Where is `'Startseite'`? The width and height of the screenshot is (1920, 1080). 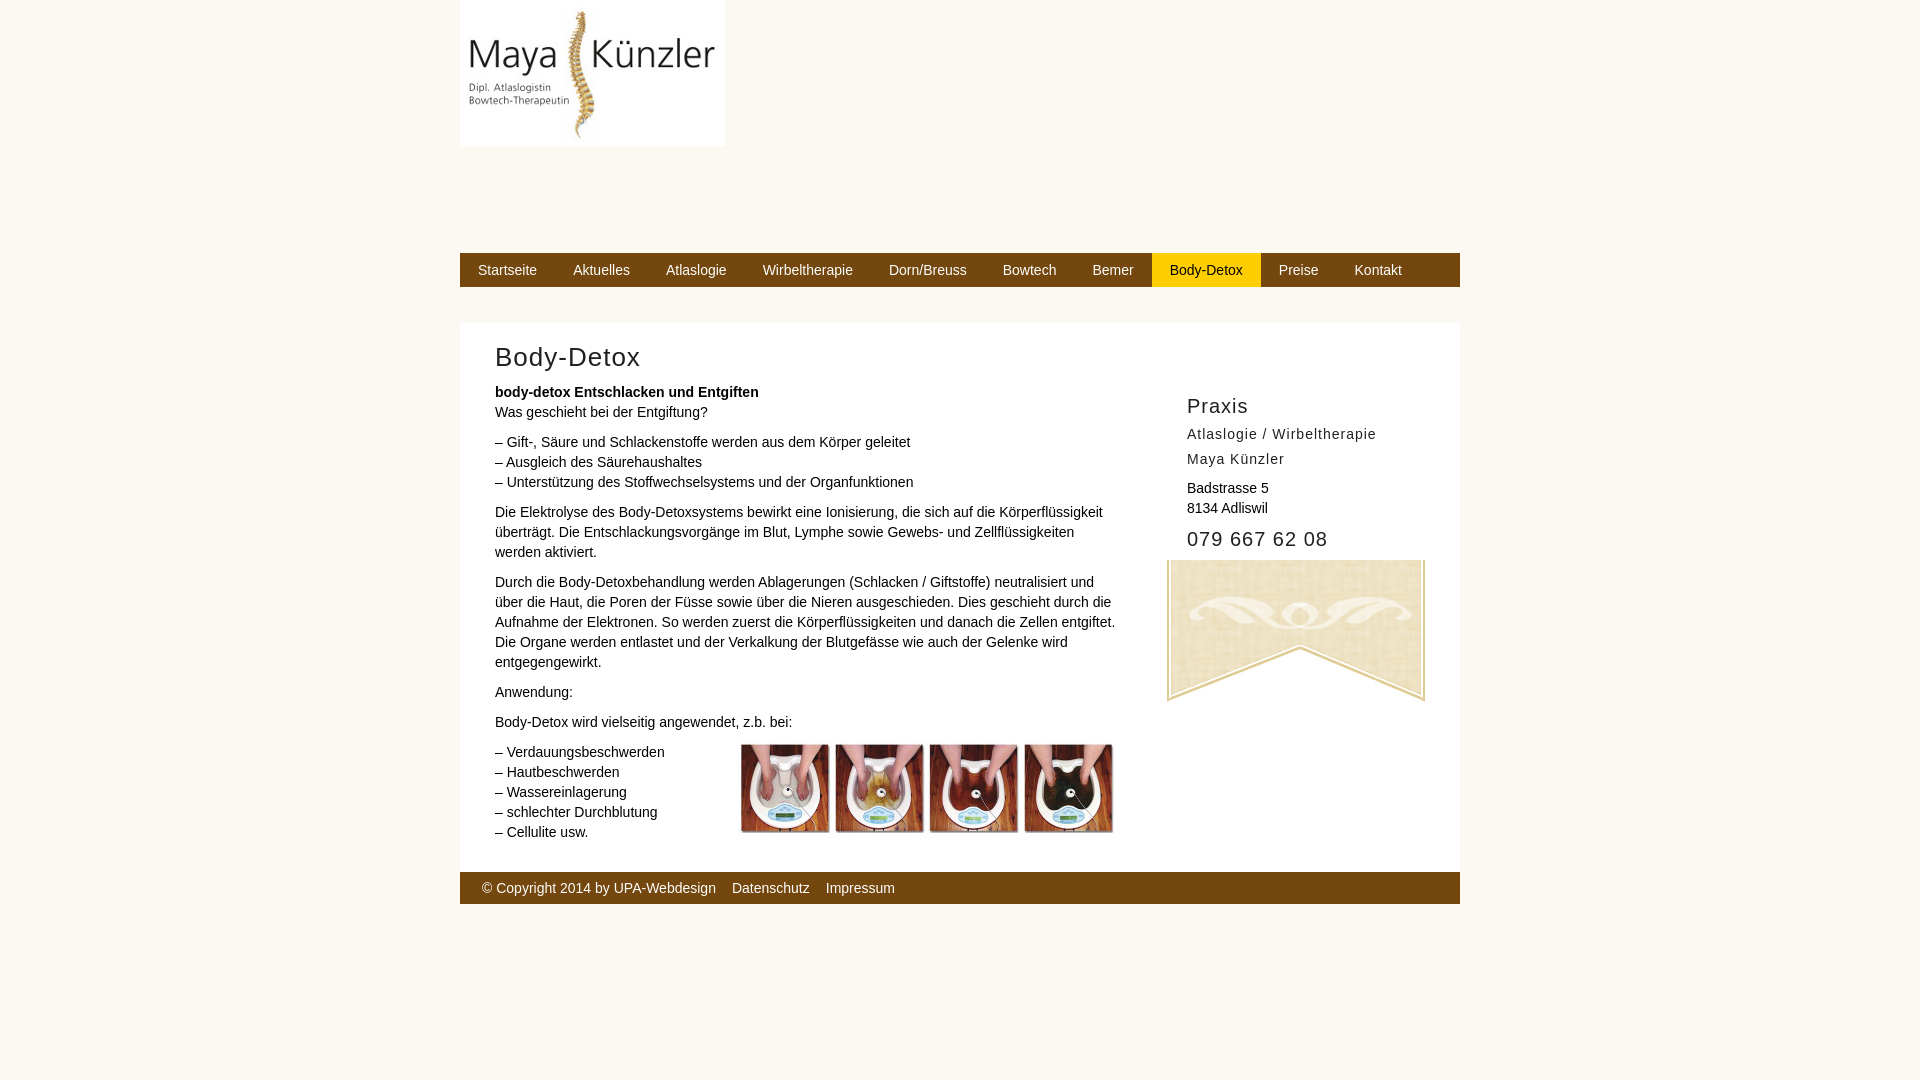
'Startseite' is located at coordinates (459, 270).